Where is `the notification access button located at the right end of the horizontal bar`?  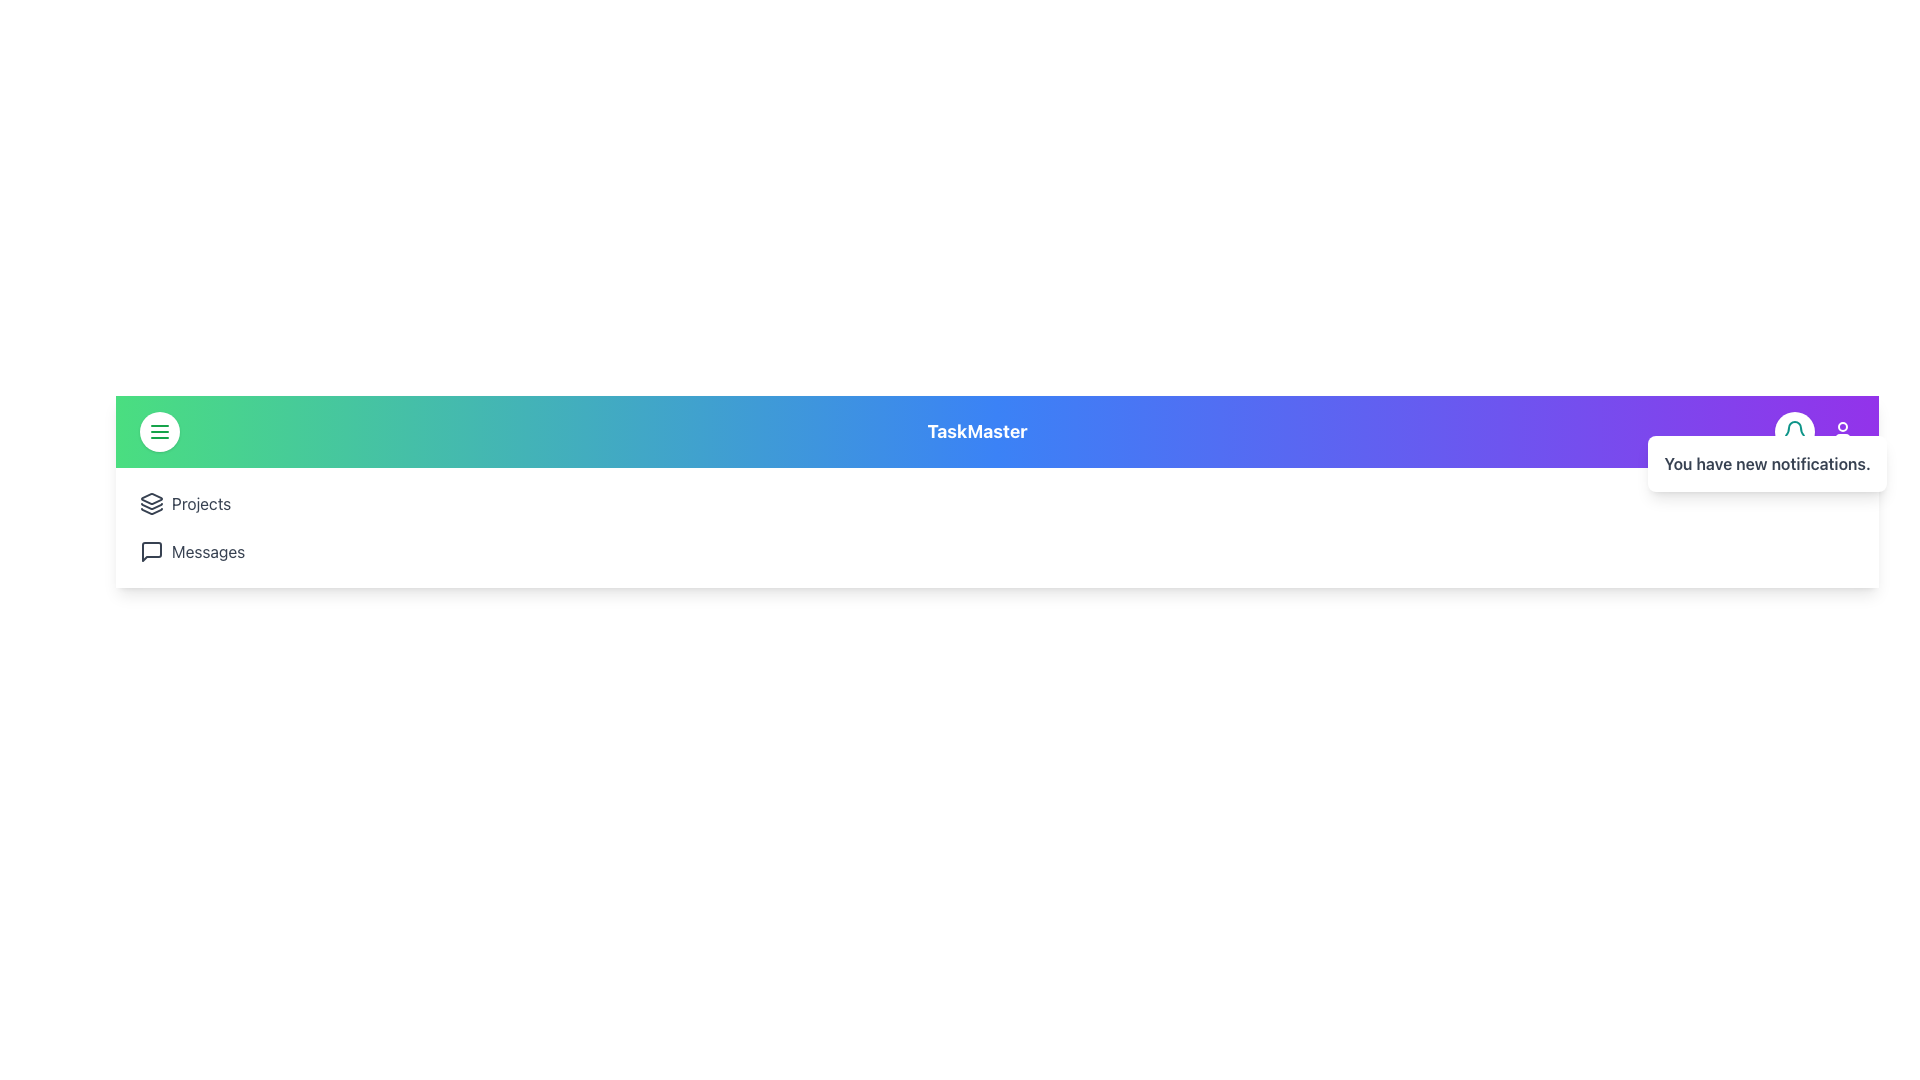 the notification access button located at the right end of the horizontal bar is located at coordinates (1795, 431).